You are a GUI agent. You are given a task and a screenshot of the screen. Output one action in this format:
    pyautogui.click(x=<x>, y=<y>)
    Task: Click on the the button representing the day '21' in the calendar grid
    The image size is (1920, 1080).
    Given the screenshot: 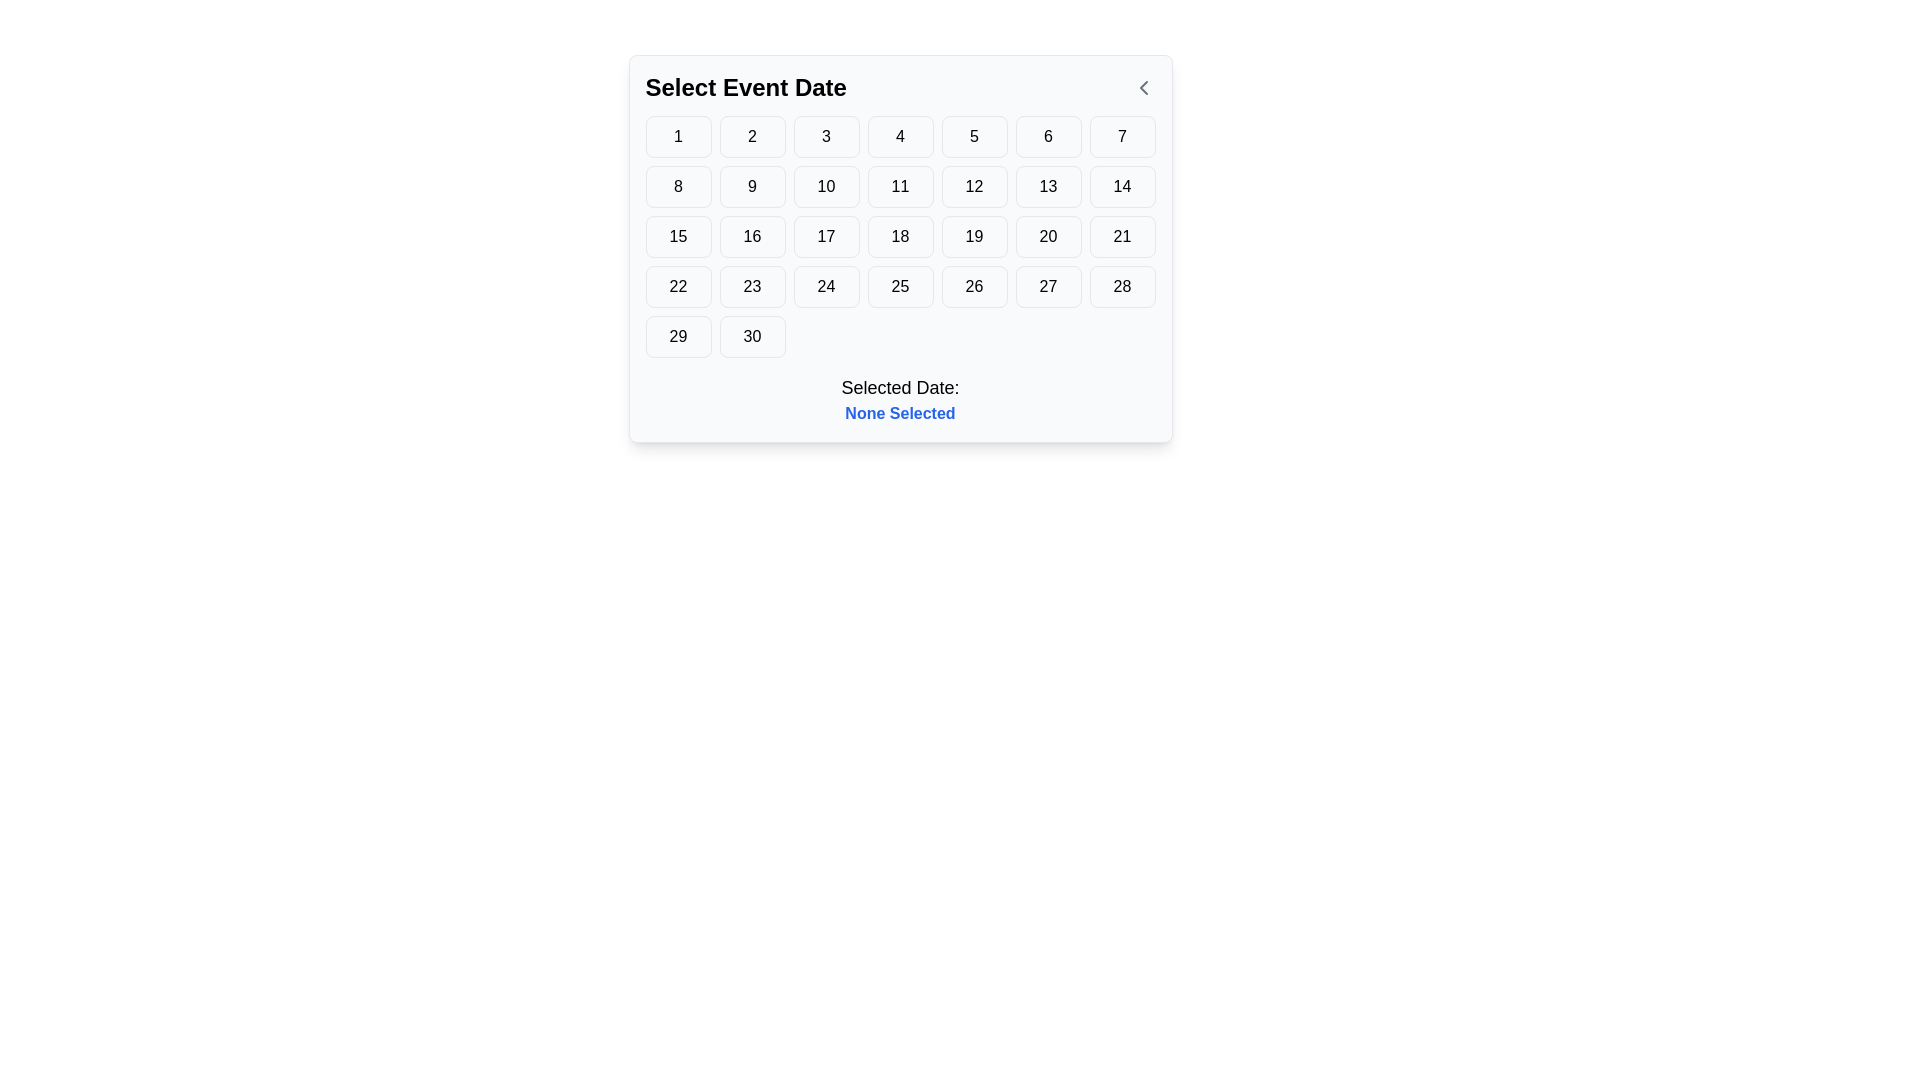 What is the action you would take?
    pyautogui.click(x=1122, y=235)
    